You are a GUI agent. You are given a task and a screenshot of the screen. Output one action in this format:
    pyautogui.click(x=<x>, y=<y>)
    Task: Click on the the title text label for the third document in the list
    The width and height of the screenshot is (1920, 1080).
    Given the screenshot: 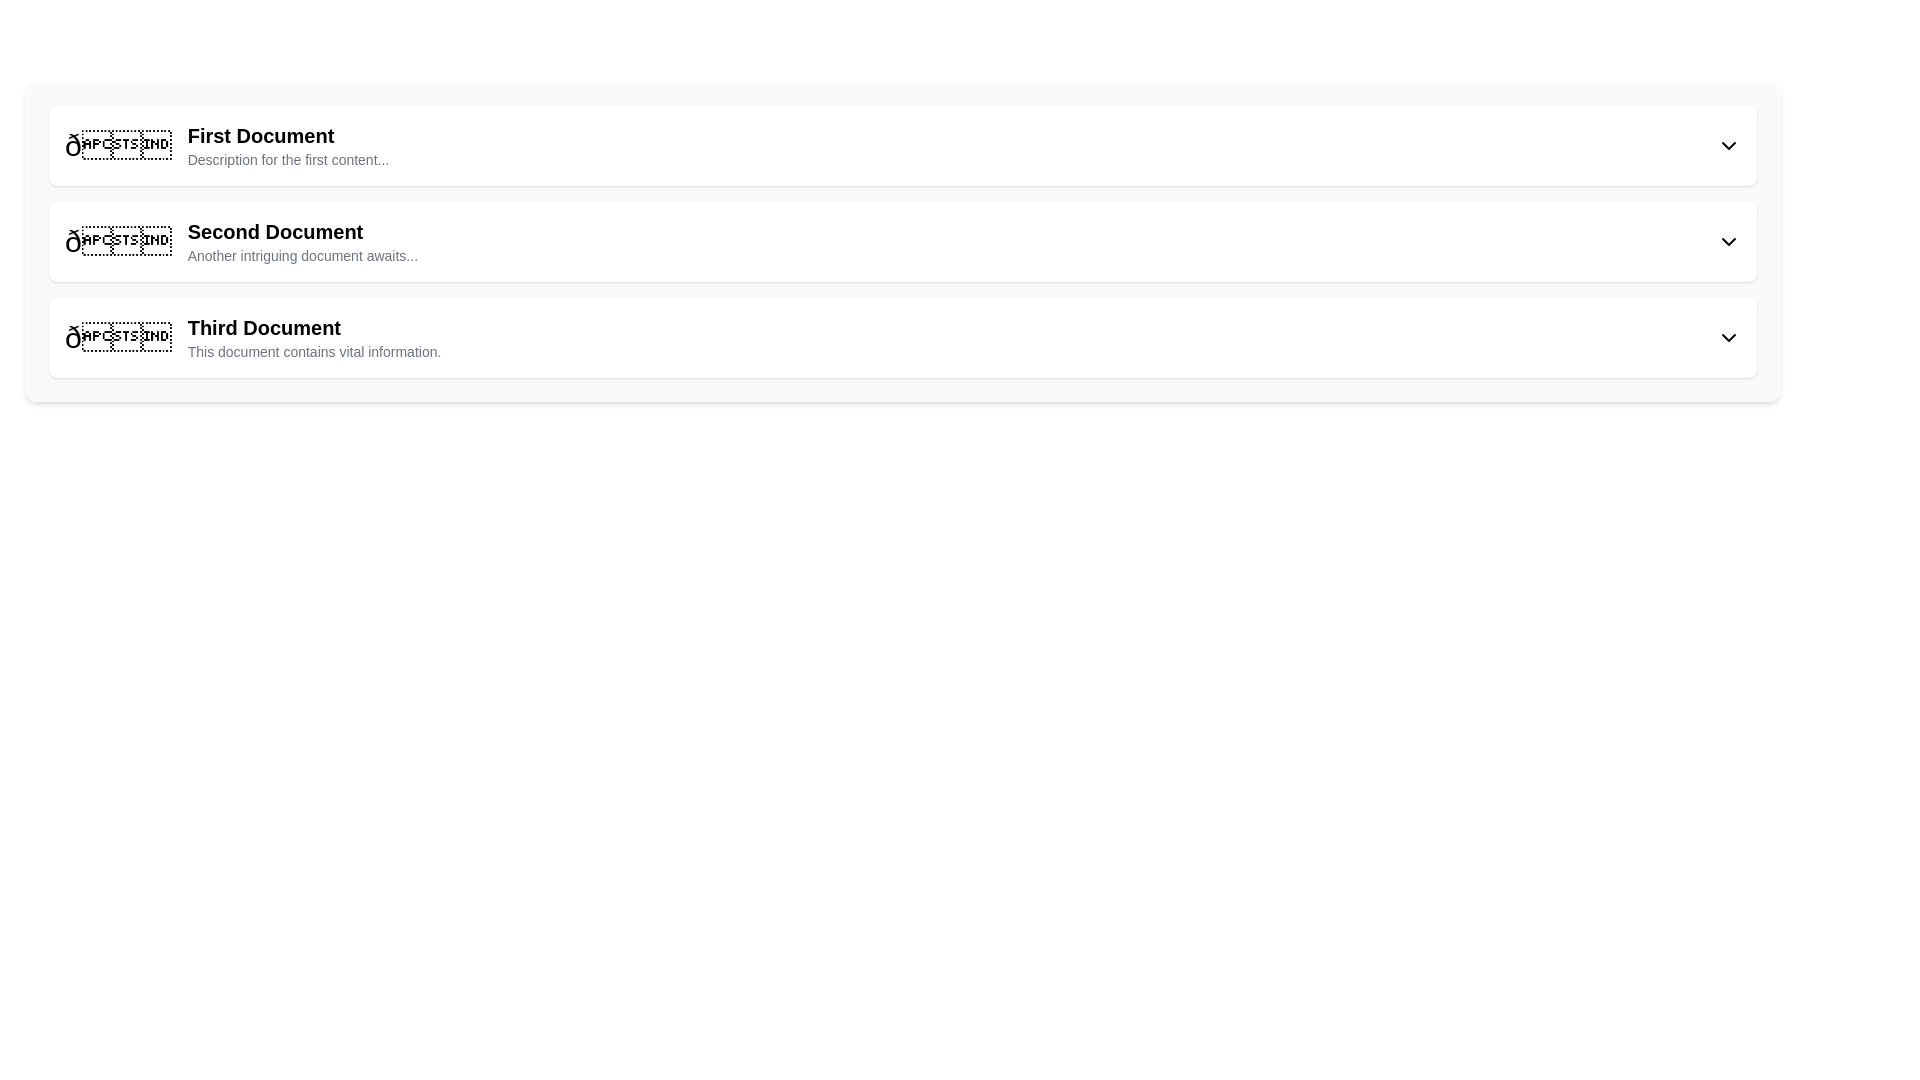 What is the action you would take?
    pyautogui.click(x=943, y=326)
    